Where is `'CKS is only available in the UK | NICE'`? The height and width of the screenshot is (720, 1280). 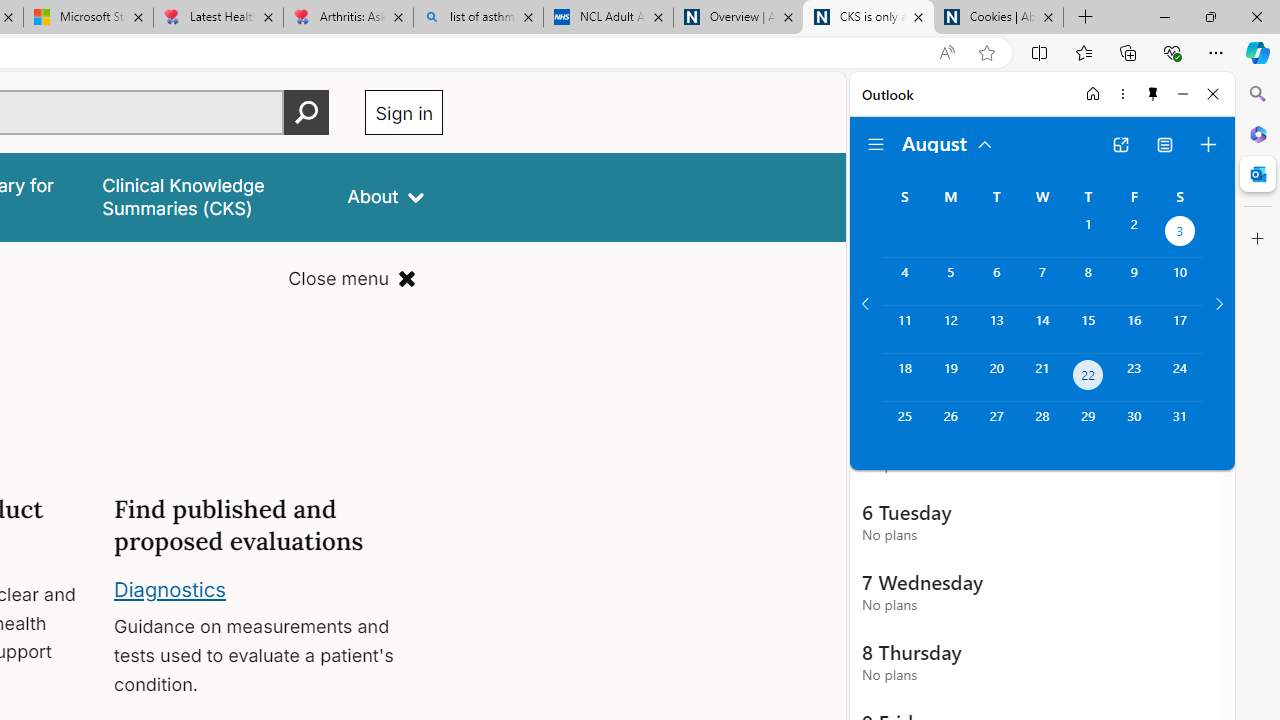
'CKS is only available in the UK | NICE' is located at coordinates (868, 17).